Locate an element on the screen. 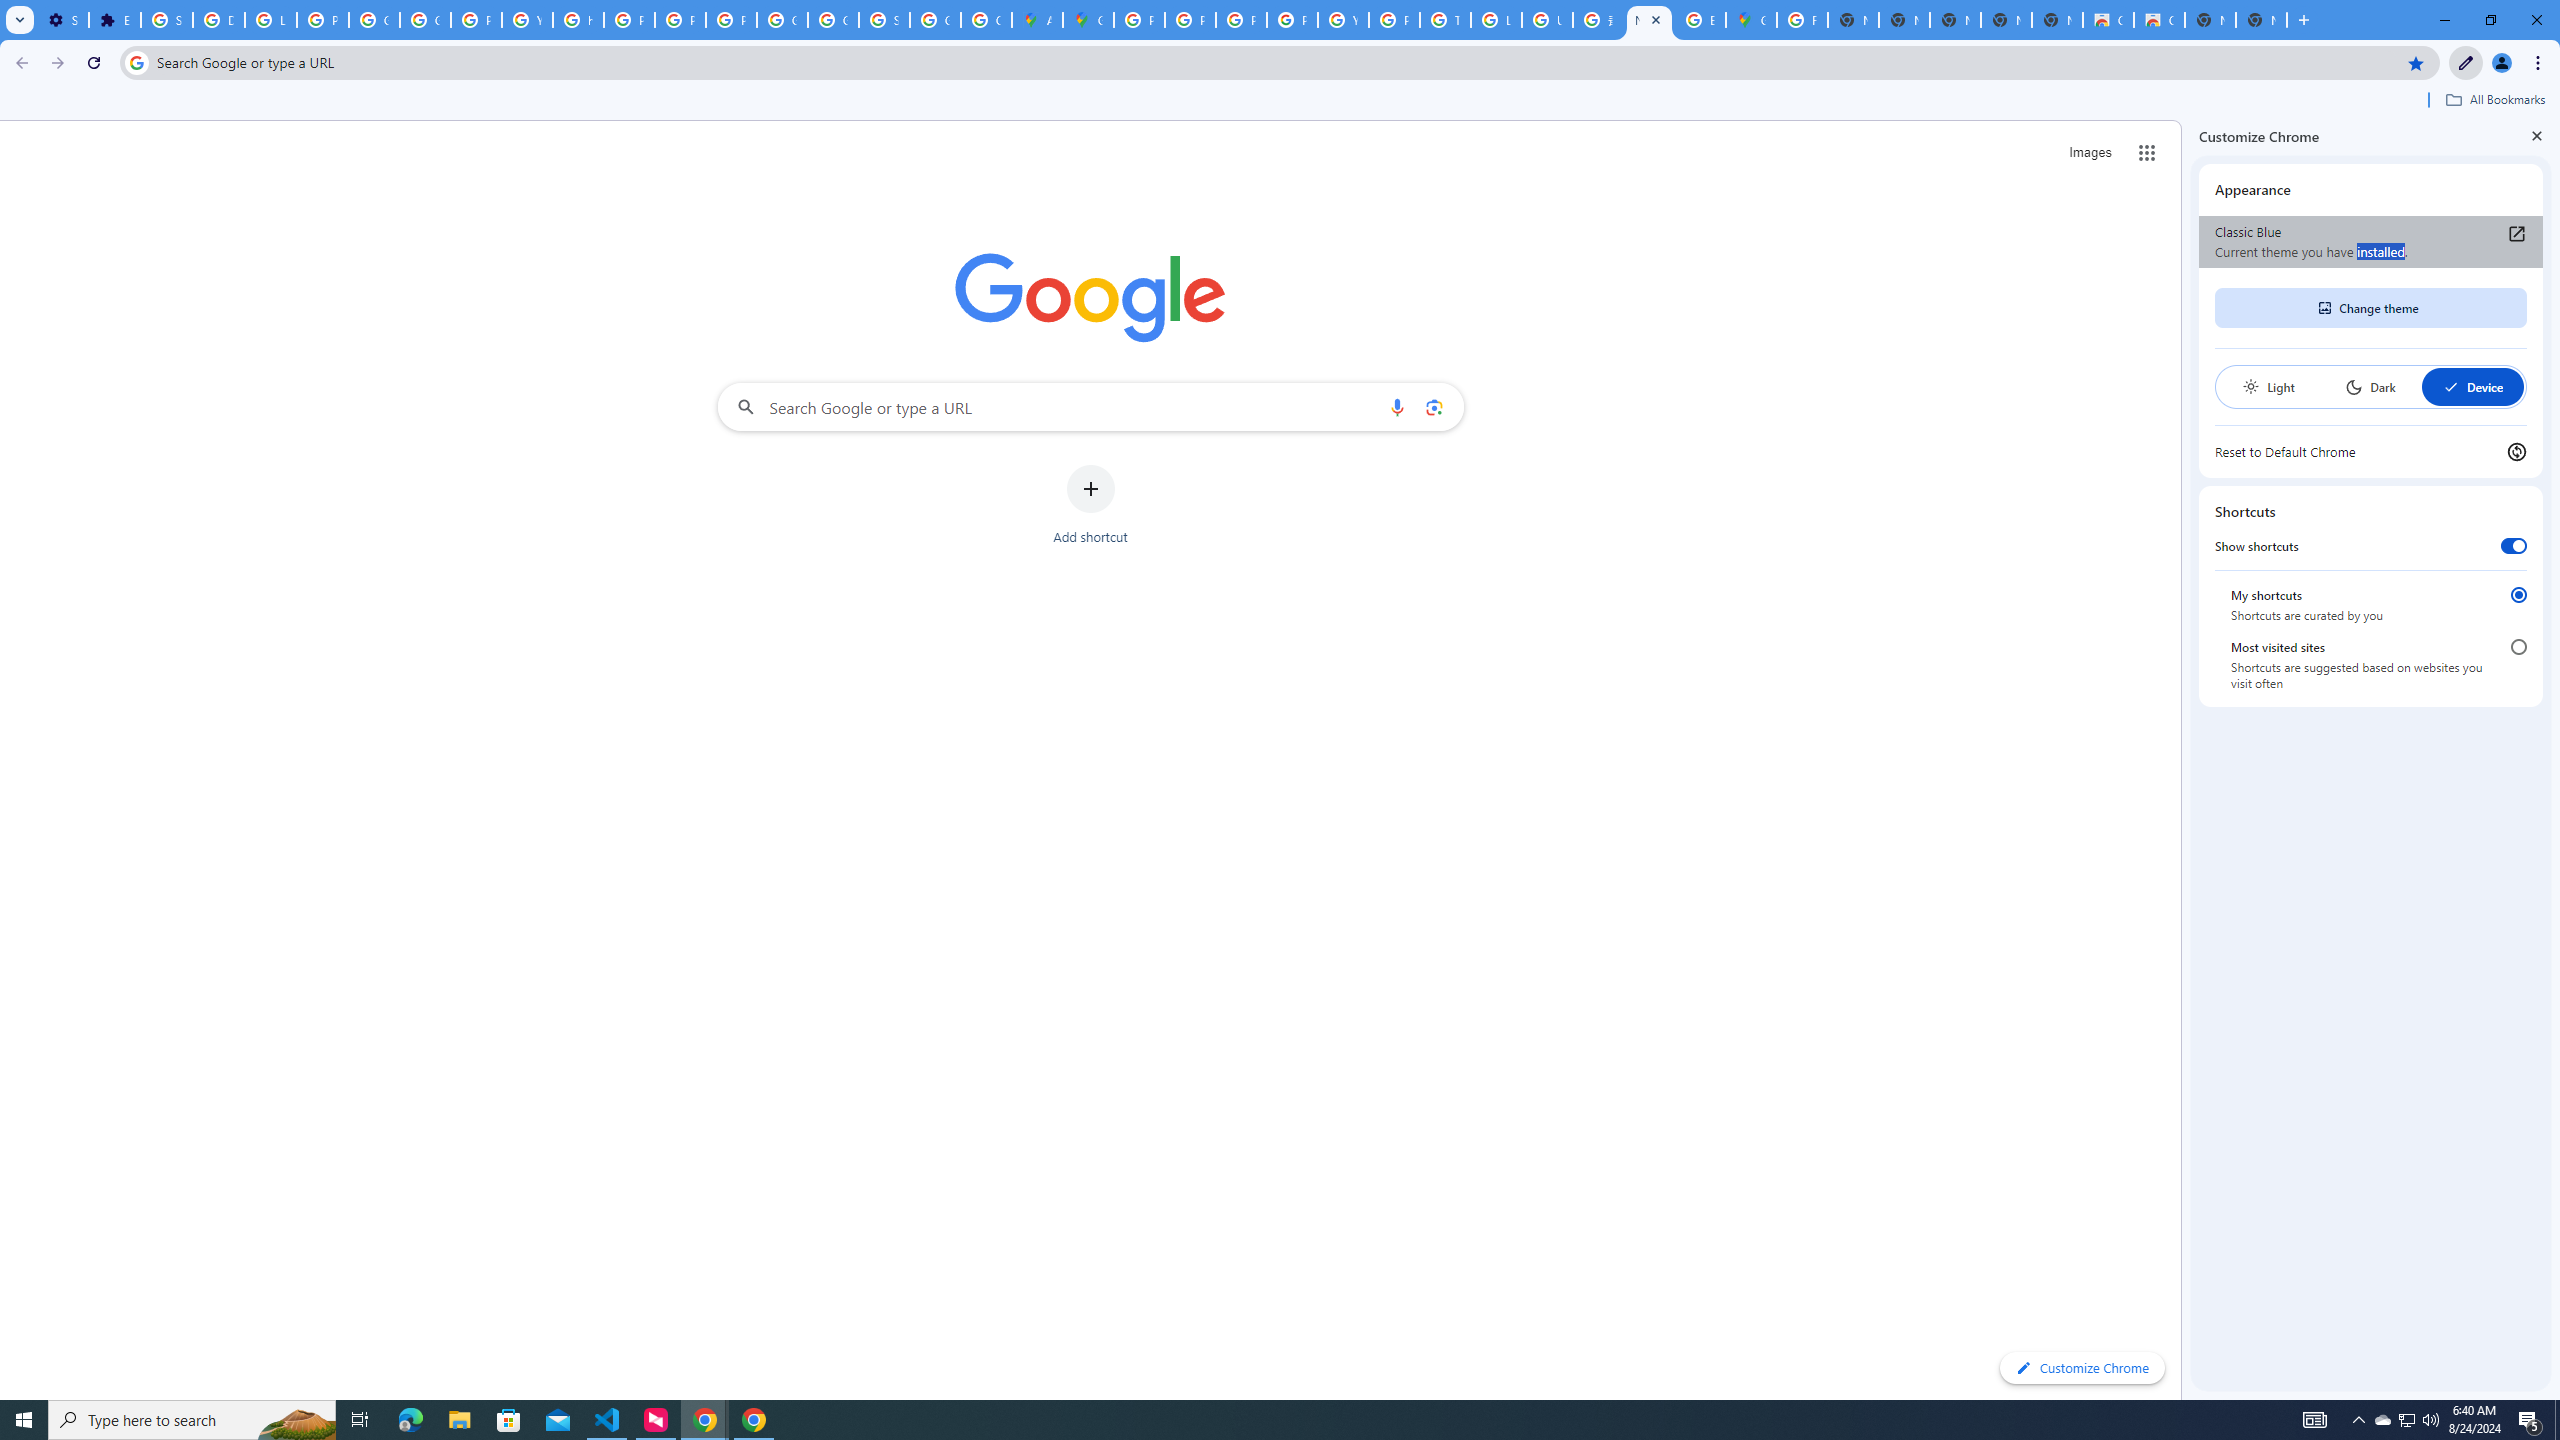 This screenshot has width=2560, height=1440. 'Device' is located at coordinates (2471, 386).